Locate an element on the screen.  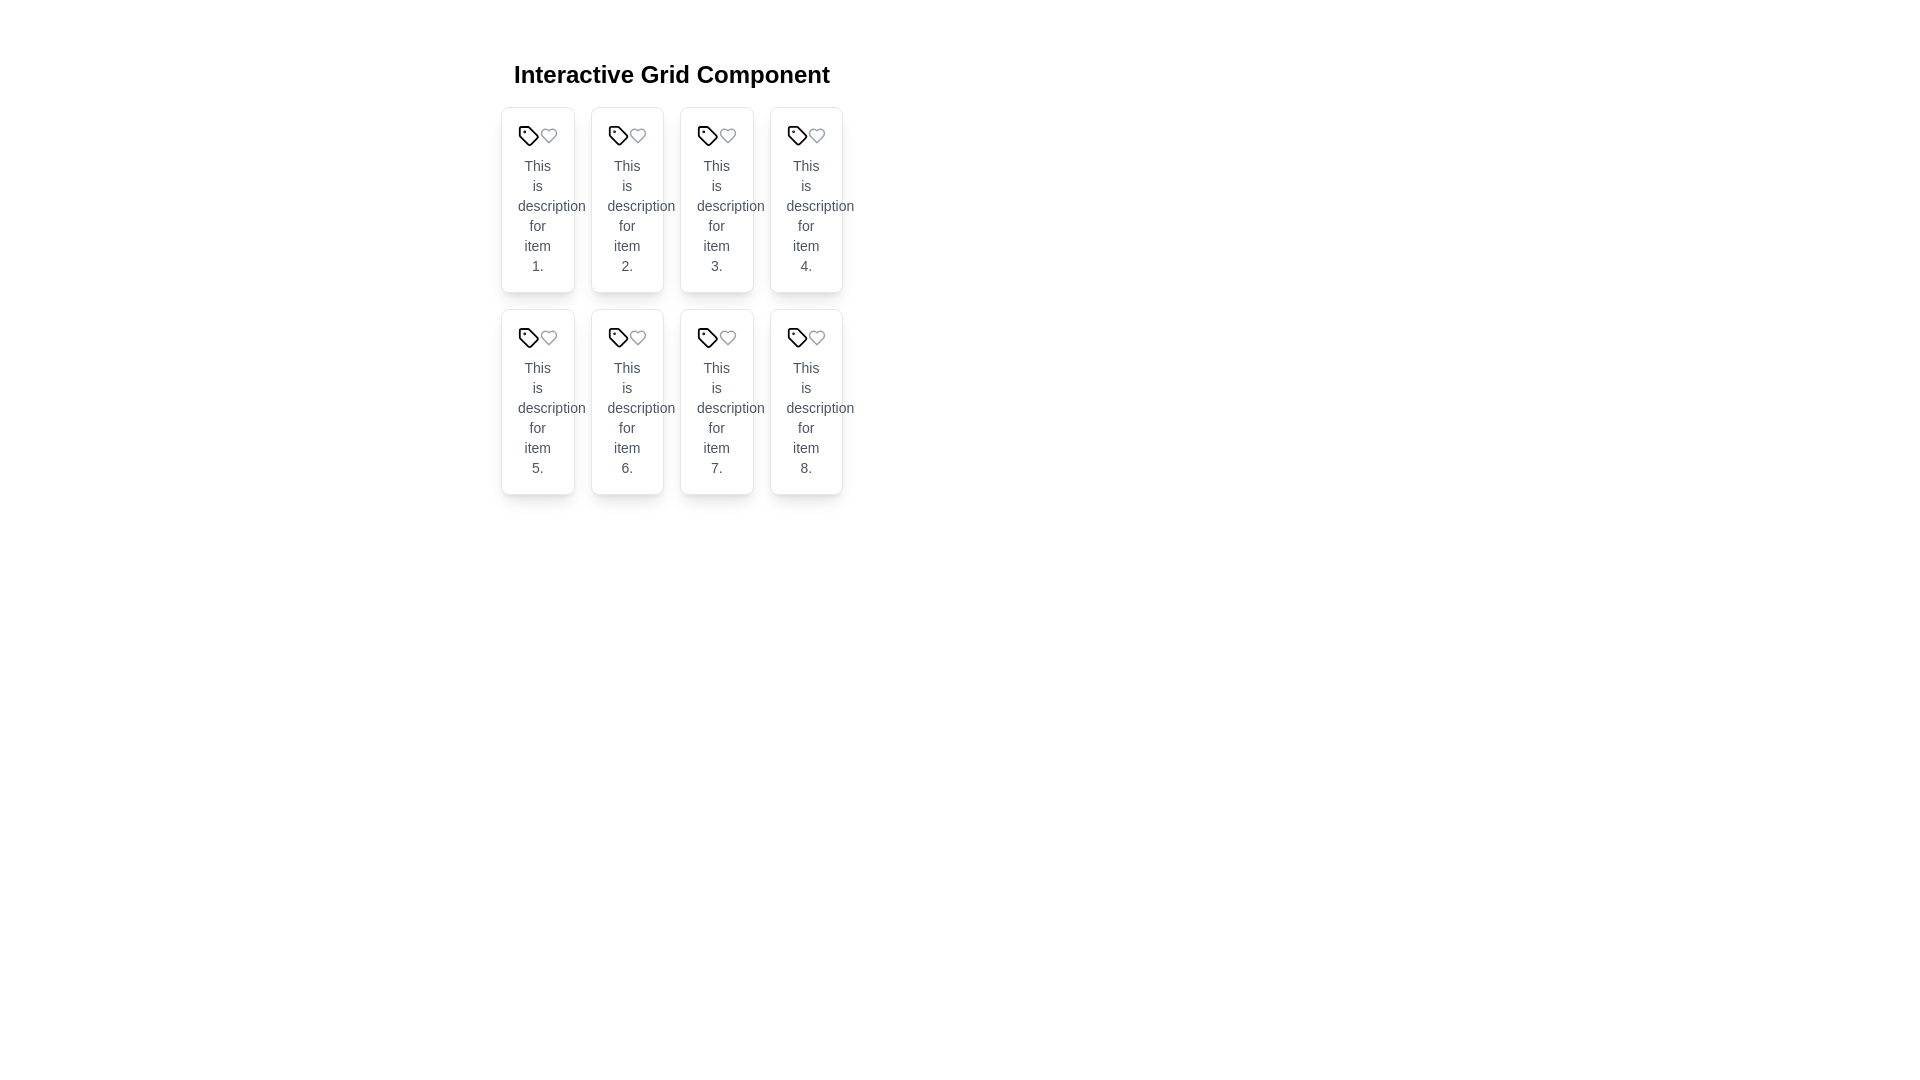
the icon pair consisting of a black tag icon and a gray outlined heart icon, located in the sixth tile of the grid layout is located at coordinates (626, 337).